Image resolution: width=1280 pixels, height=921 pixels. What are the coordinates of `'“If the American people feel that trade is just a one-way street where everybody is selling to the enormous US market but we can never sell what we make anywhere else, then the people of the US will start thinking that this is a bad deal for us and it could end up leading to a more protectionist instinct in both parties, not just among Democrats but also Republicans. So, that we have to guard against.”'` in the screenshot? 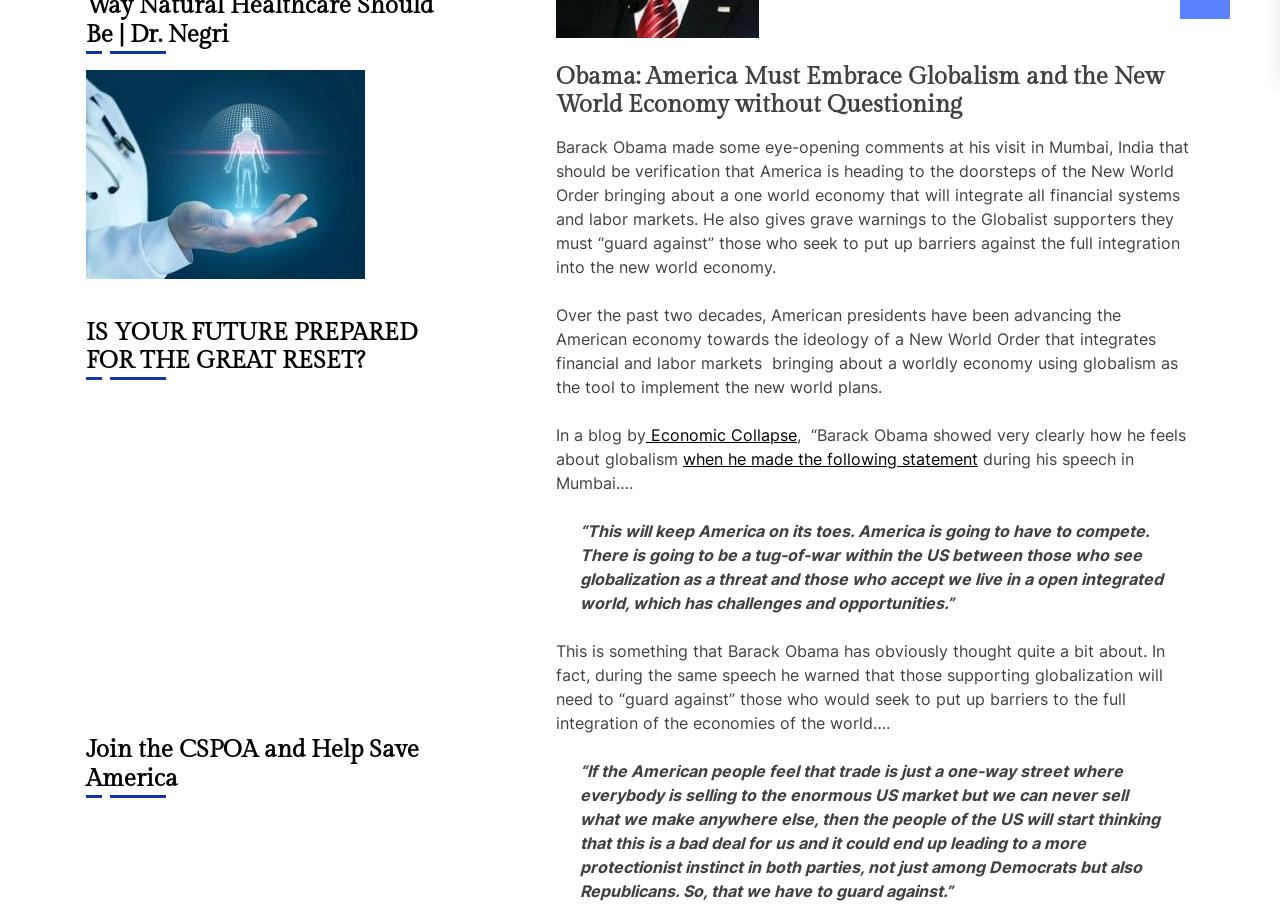 It's located at (870, 830).